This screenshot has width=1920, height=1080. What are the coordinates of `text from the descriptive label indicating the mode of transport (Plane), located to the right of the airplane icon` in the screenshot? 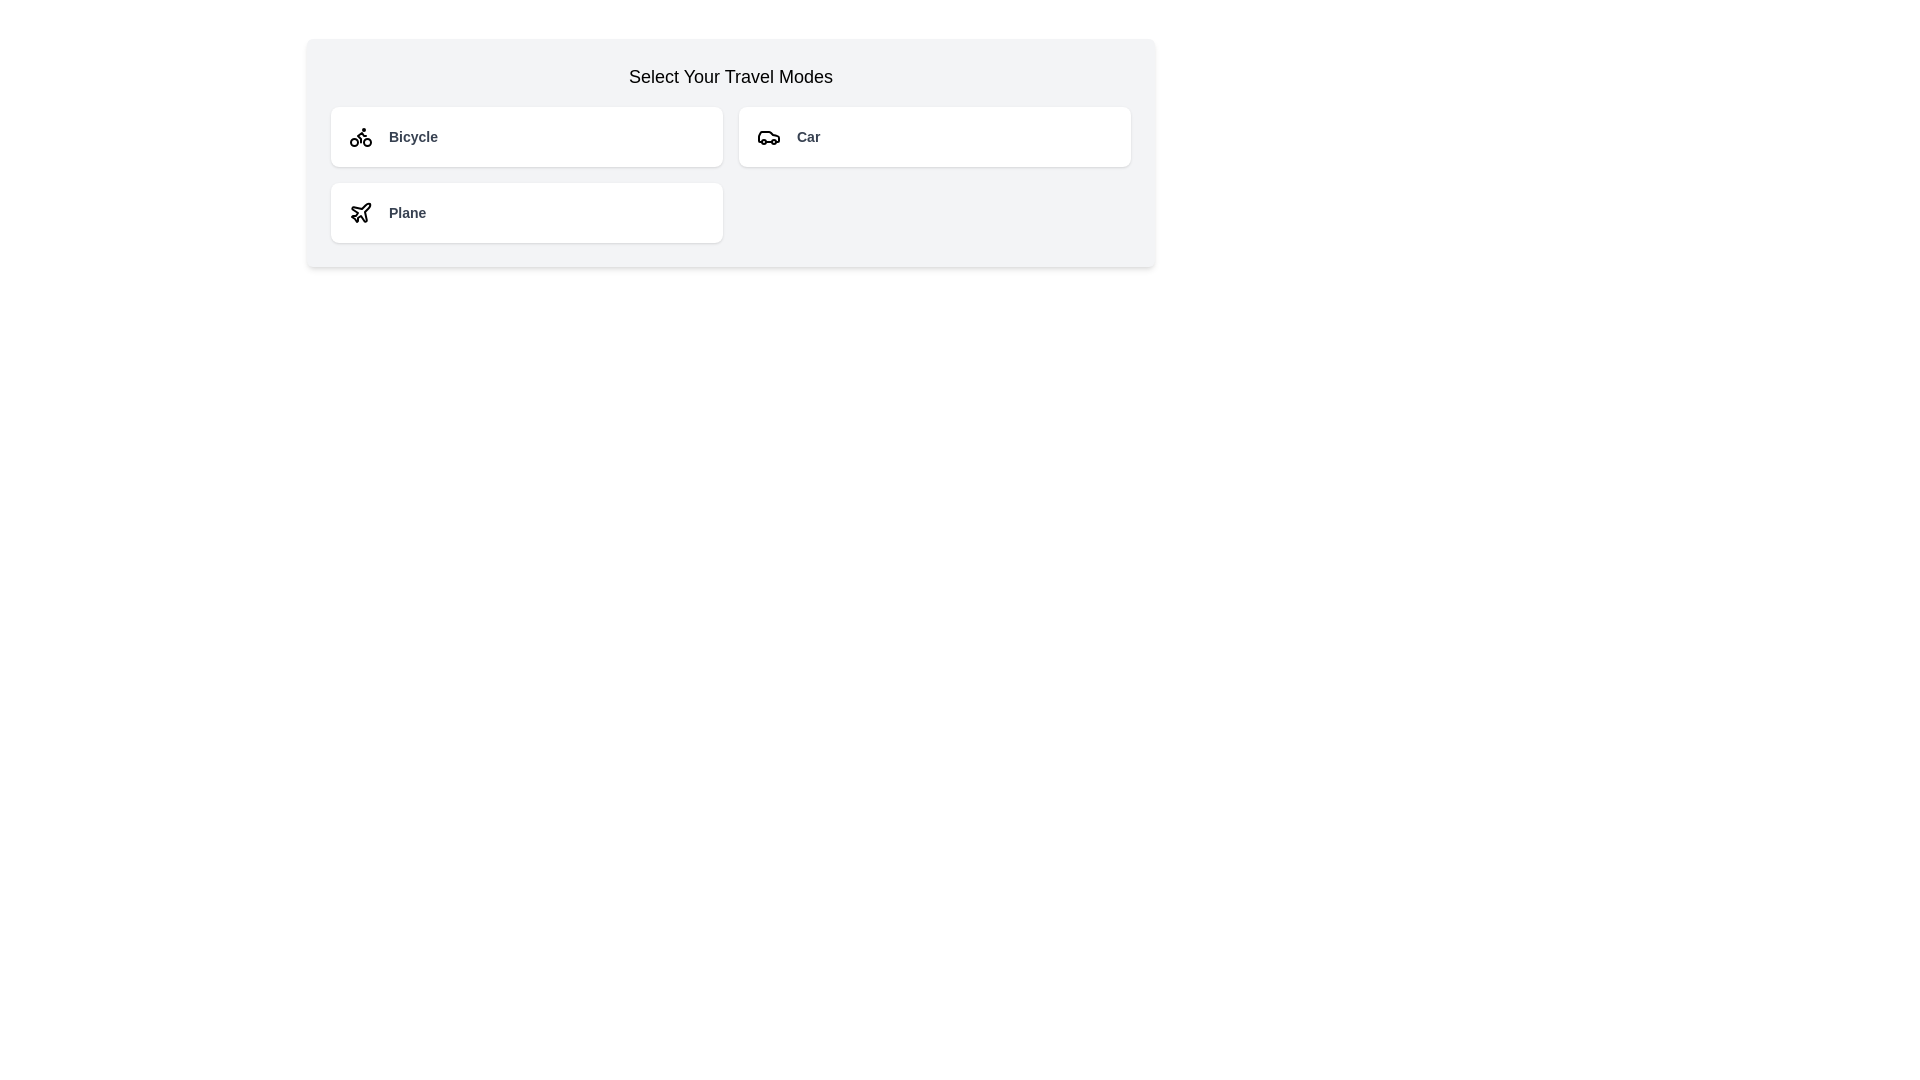 It's located at (406, 212).